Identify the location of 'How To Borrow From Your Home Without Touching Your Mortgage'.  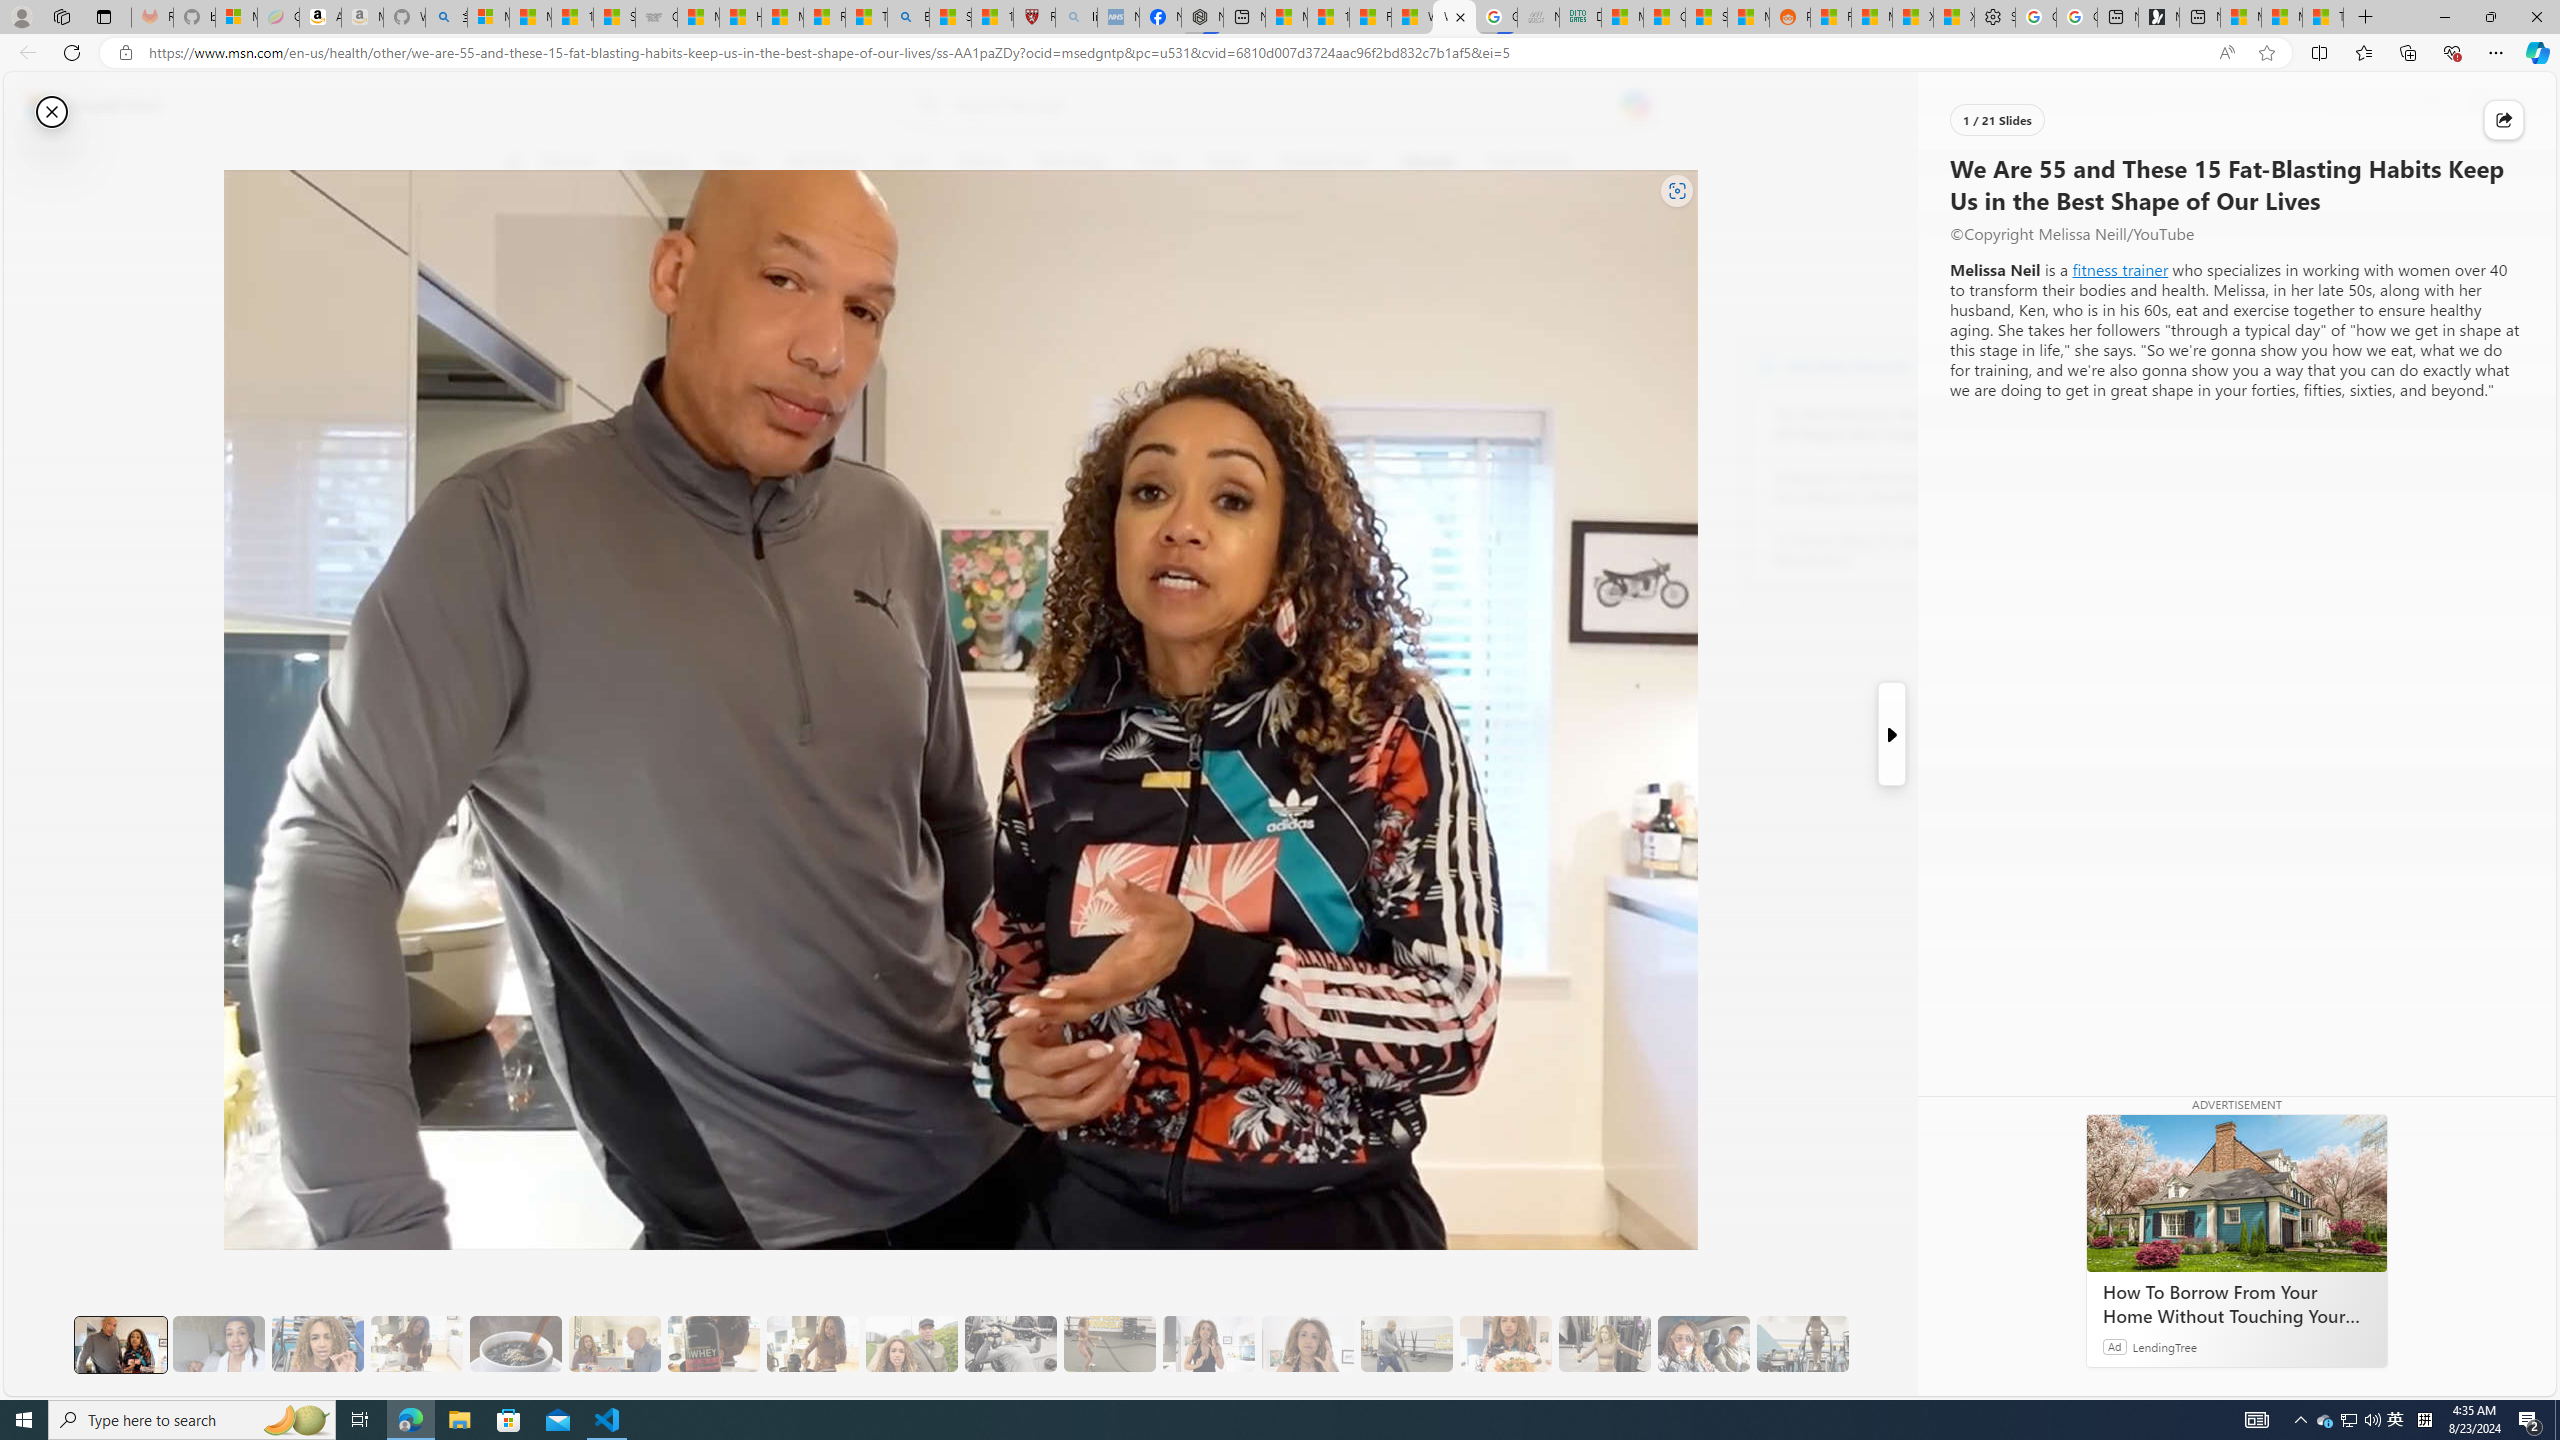
(2235, 1192).